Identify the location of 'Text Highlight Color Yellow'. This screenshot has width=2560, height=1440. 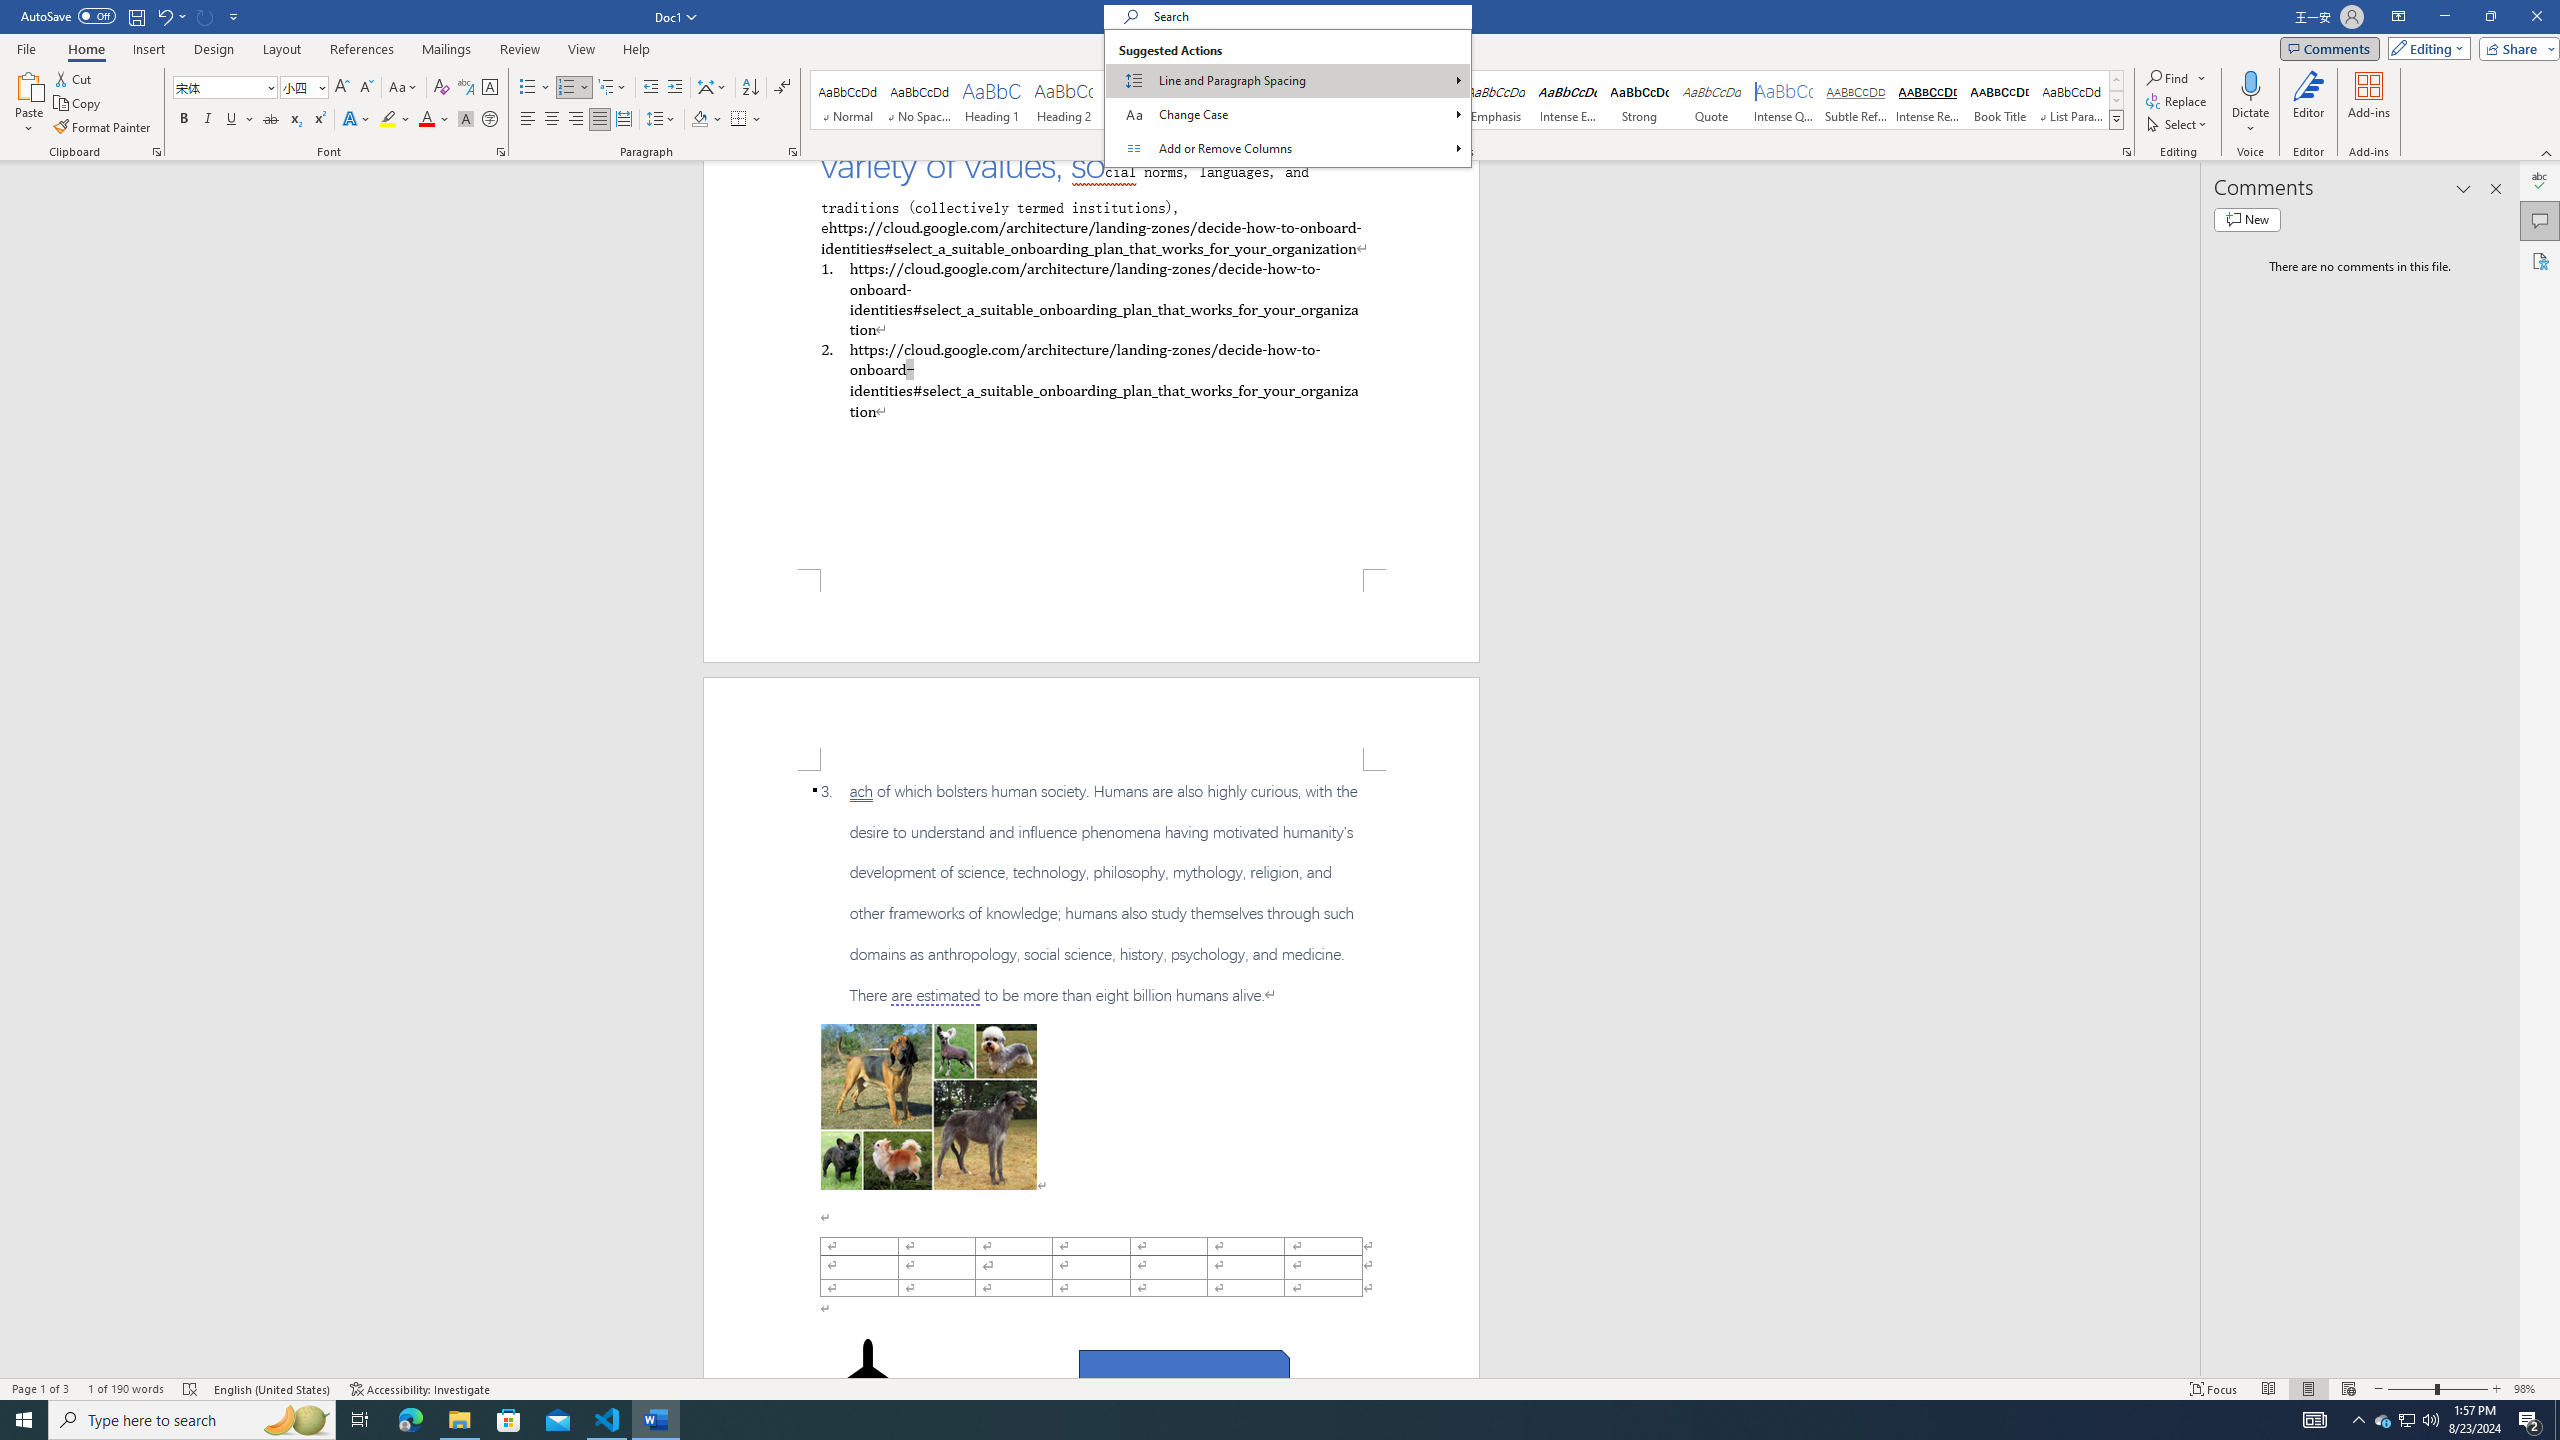
(387, 118).